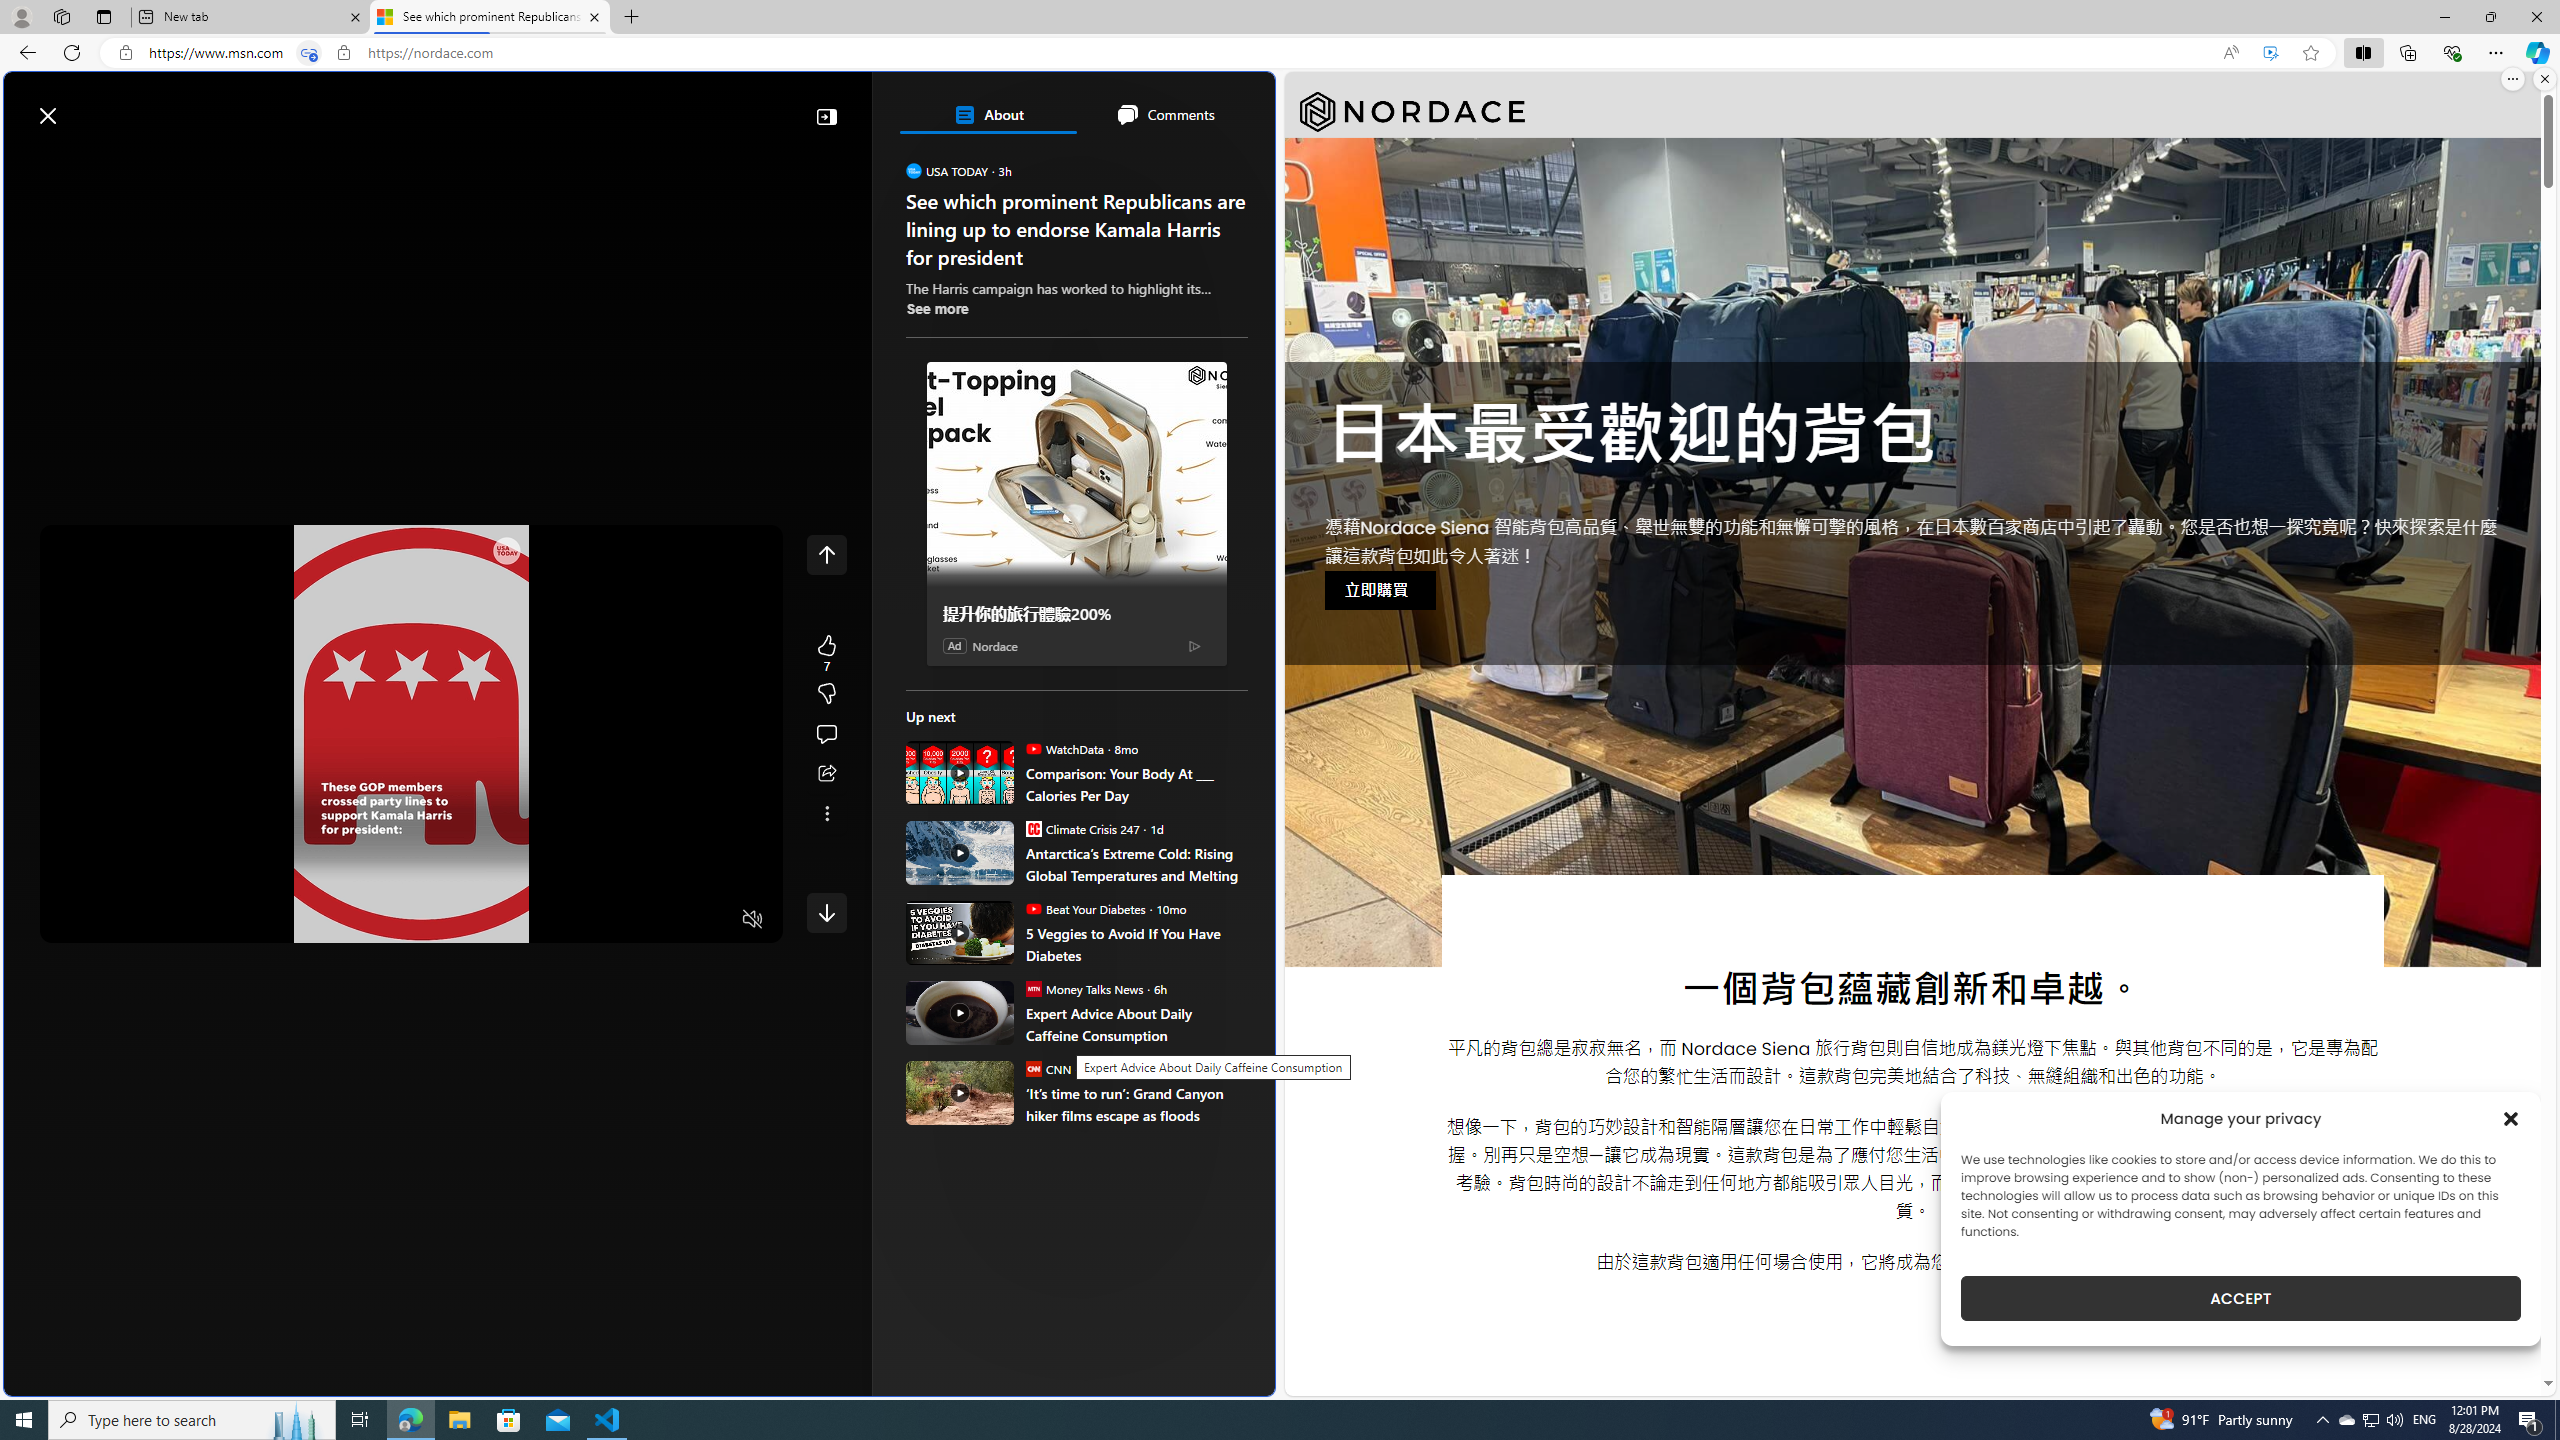 The width and height of the screenshot is (2560, 1440). Describe the element at coordinates (1136, 784) in the screenshot. I see `'Comparison: Your Body At ___ Calories Per Day'` at that location.